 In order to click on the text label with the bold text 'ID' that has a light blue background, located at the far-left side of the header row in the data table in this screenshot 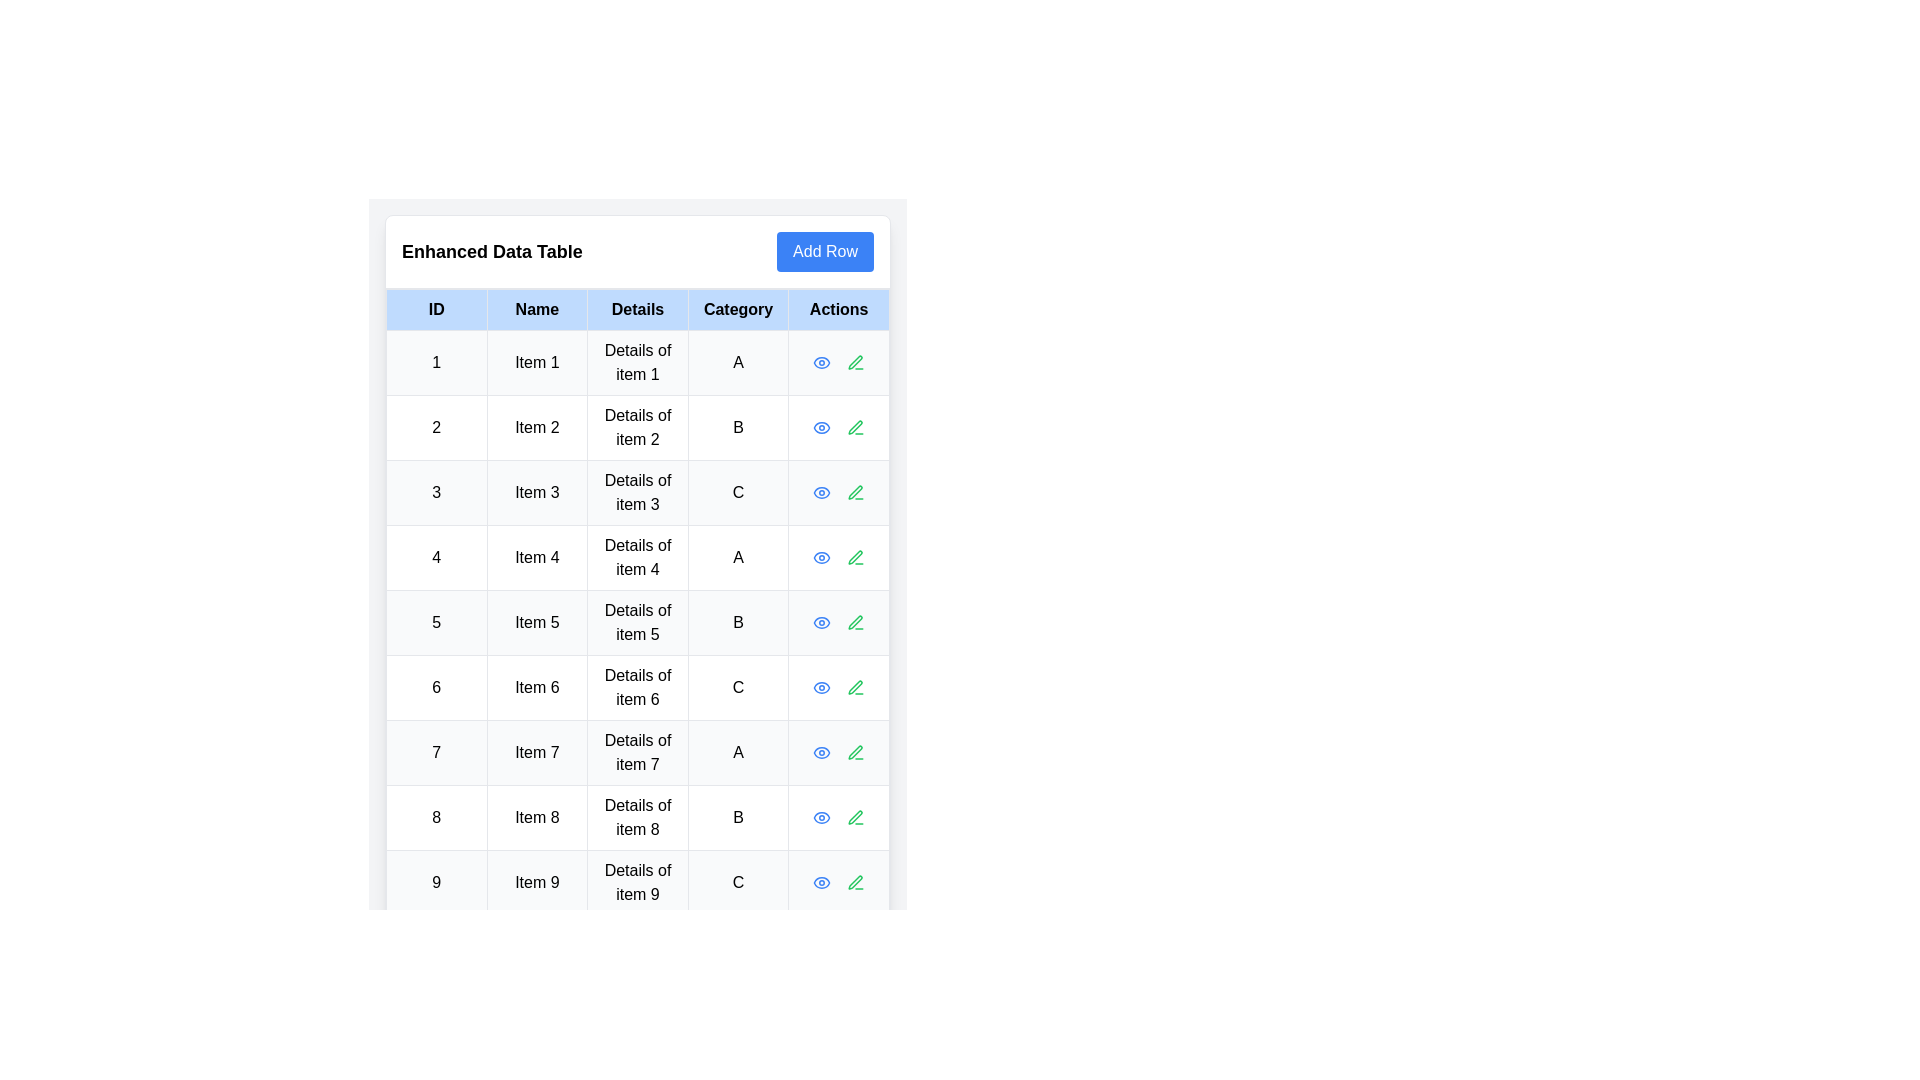, I will do `click(435, 309)`.